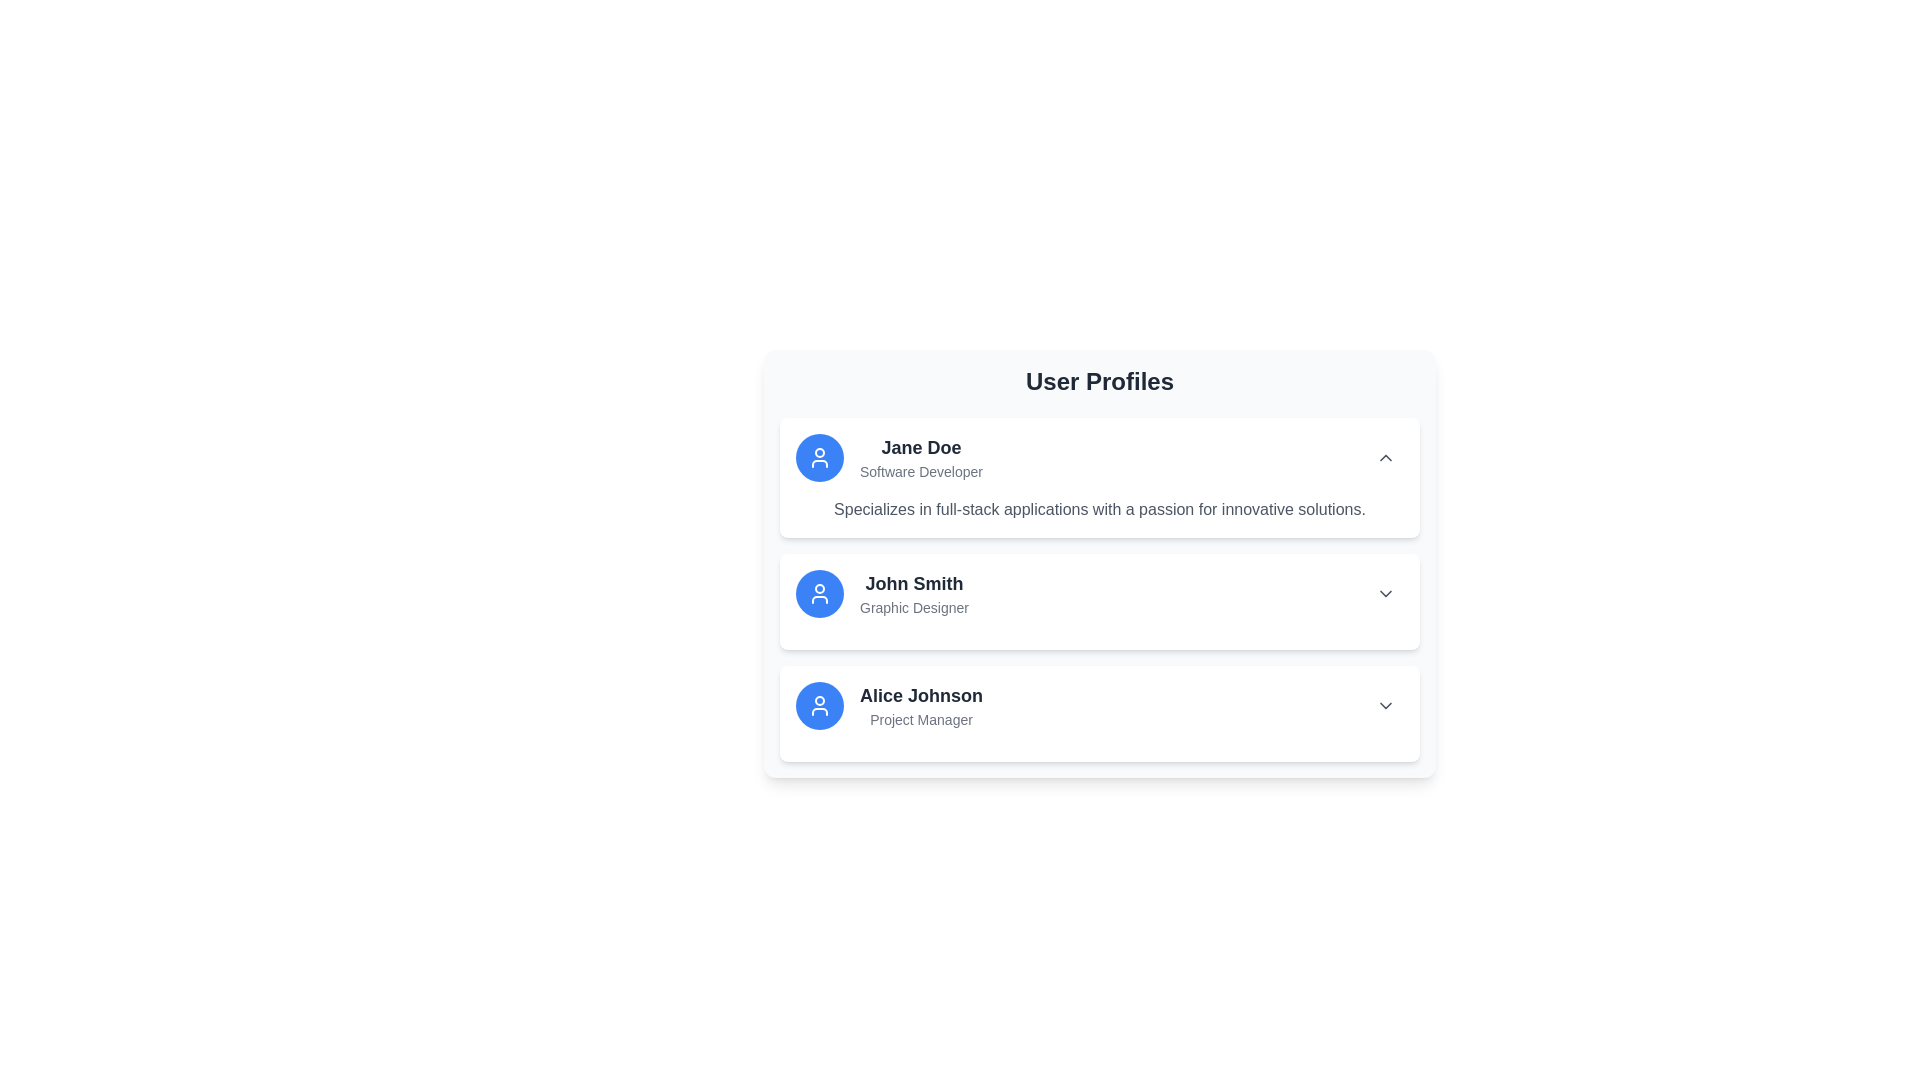 The image size is (1920, 1080). I want to click on the text block containing the bold heading 'Jane Doe' and the subheading 'Software Developer' located to the right of the user avatar in the first card of the user profile list, so click(920, 458).